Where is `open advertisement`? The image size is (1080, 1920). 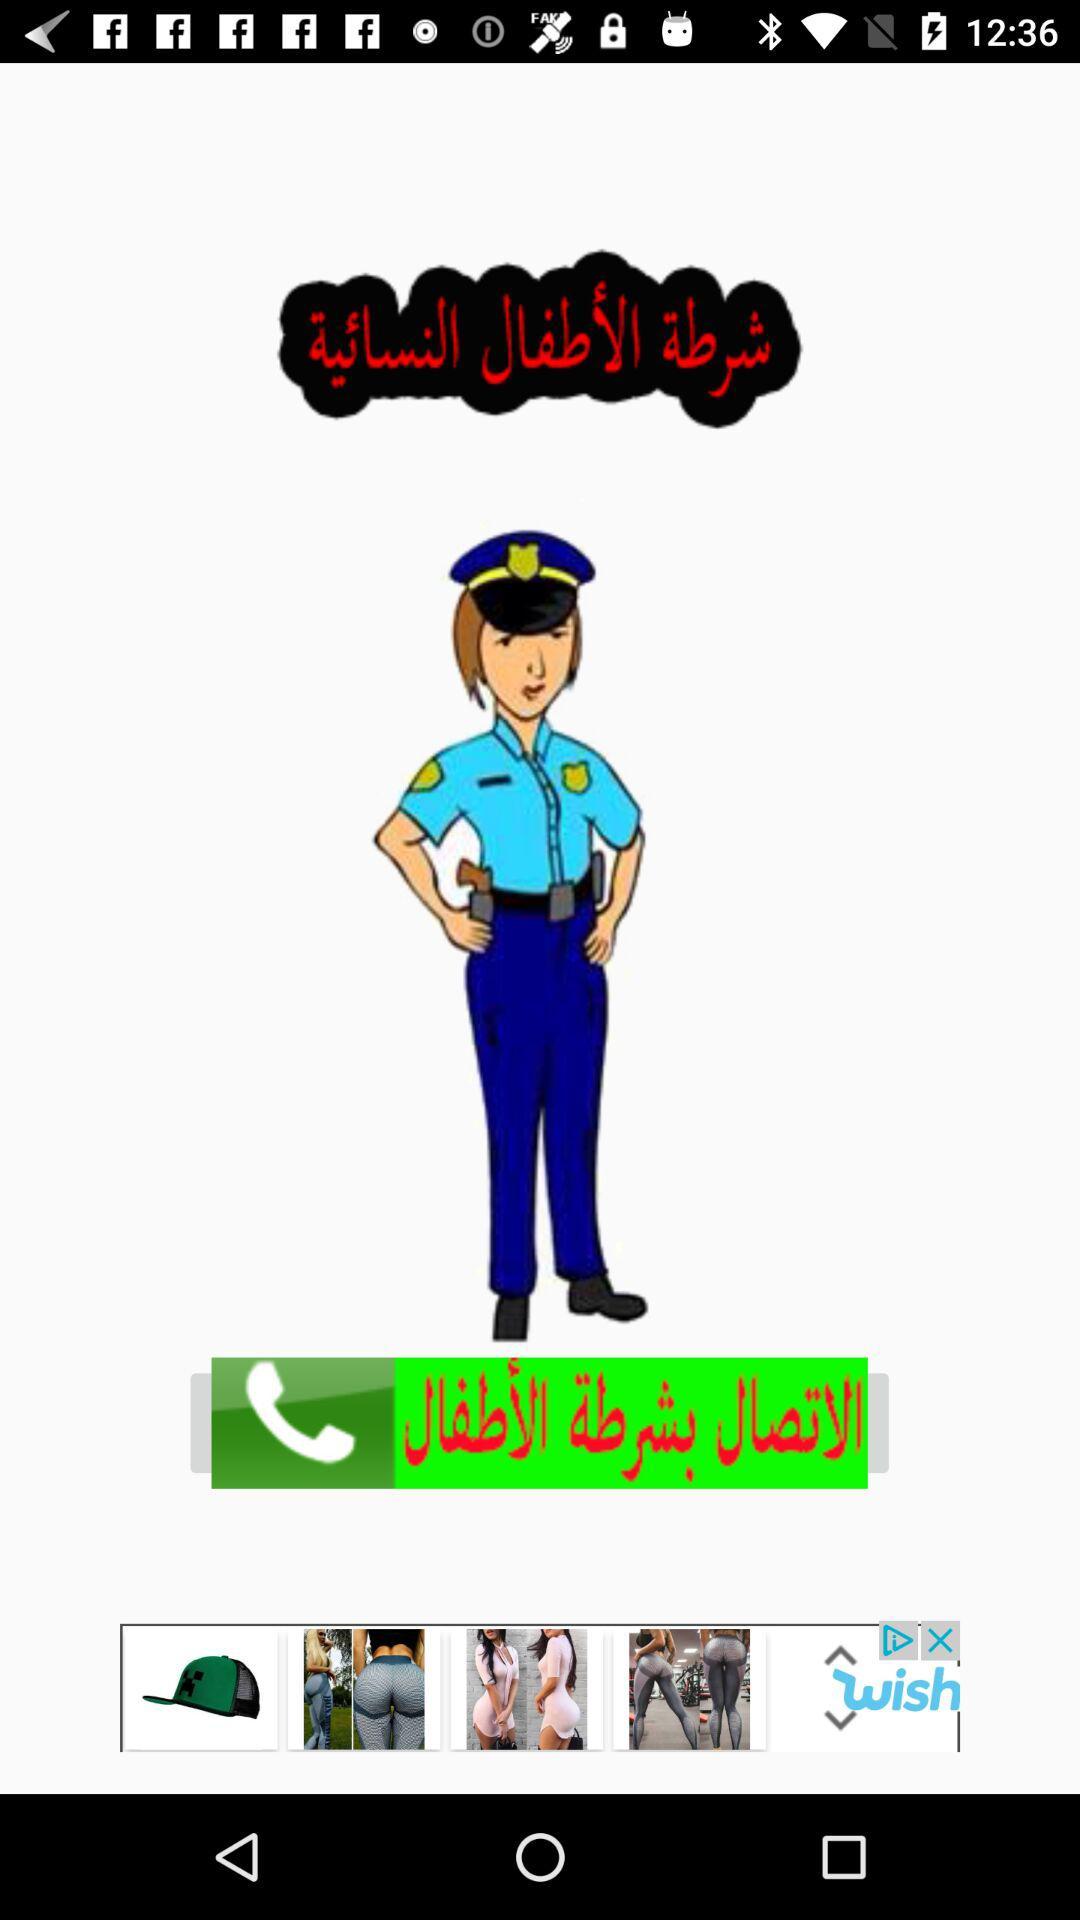
open advertisement is located at coordinates (538, 1422).